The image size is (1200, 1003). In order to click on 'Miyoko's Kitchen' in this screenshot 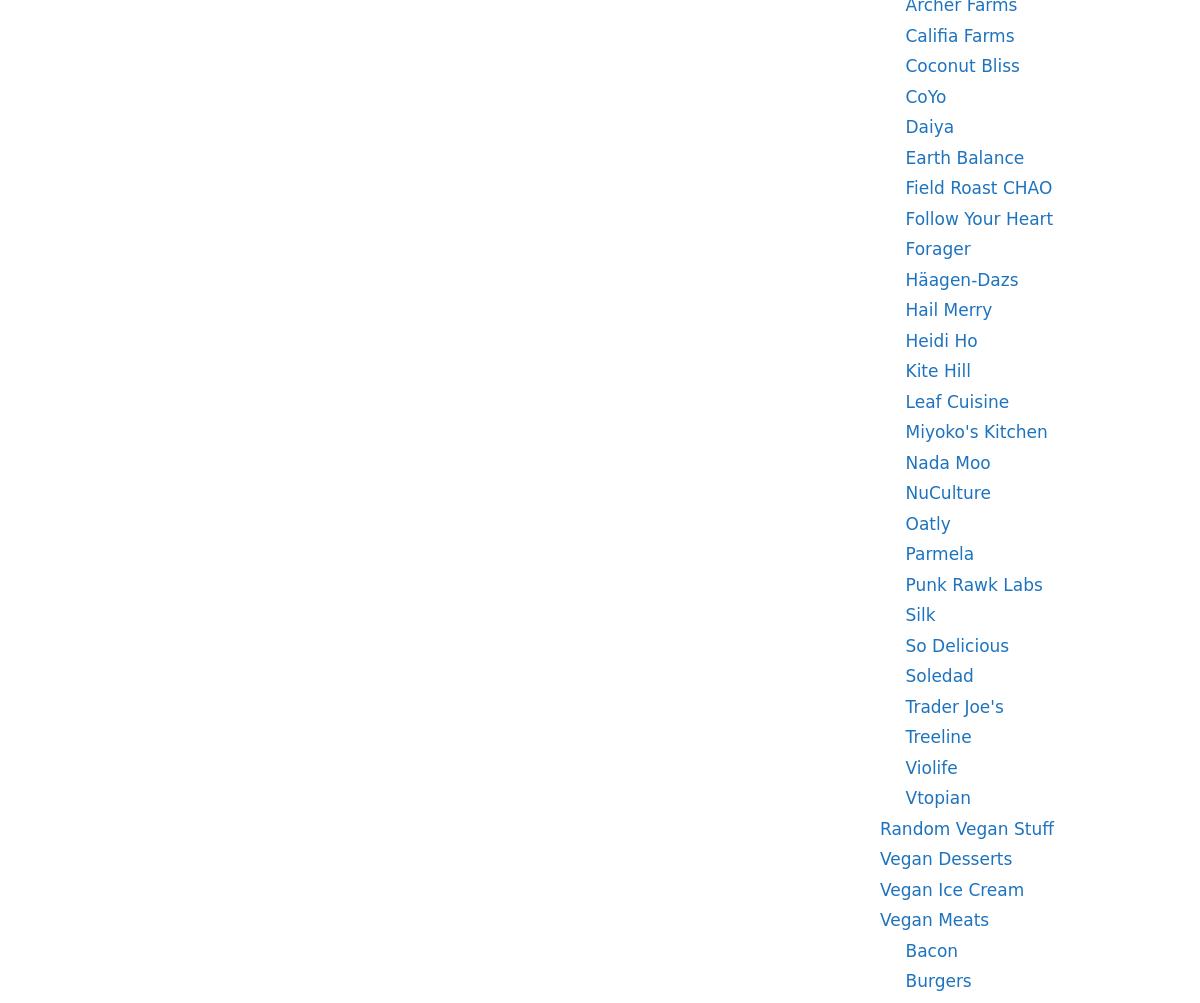, I will do `click(975, 431)`.